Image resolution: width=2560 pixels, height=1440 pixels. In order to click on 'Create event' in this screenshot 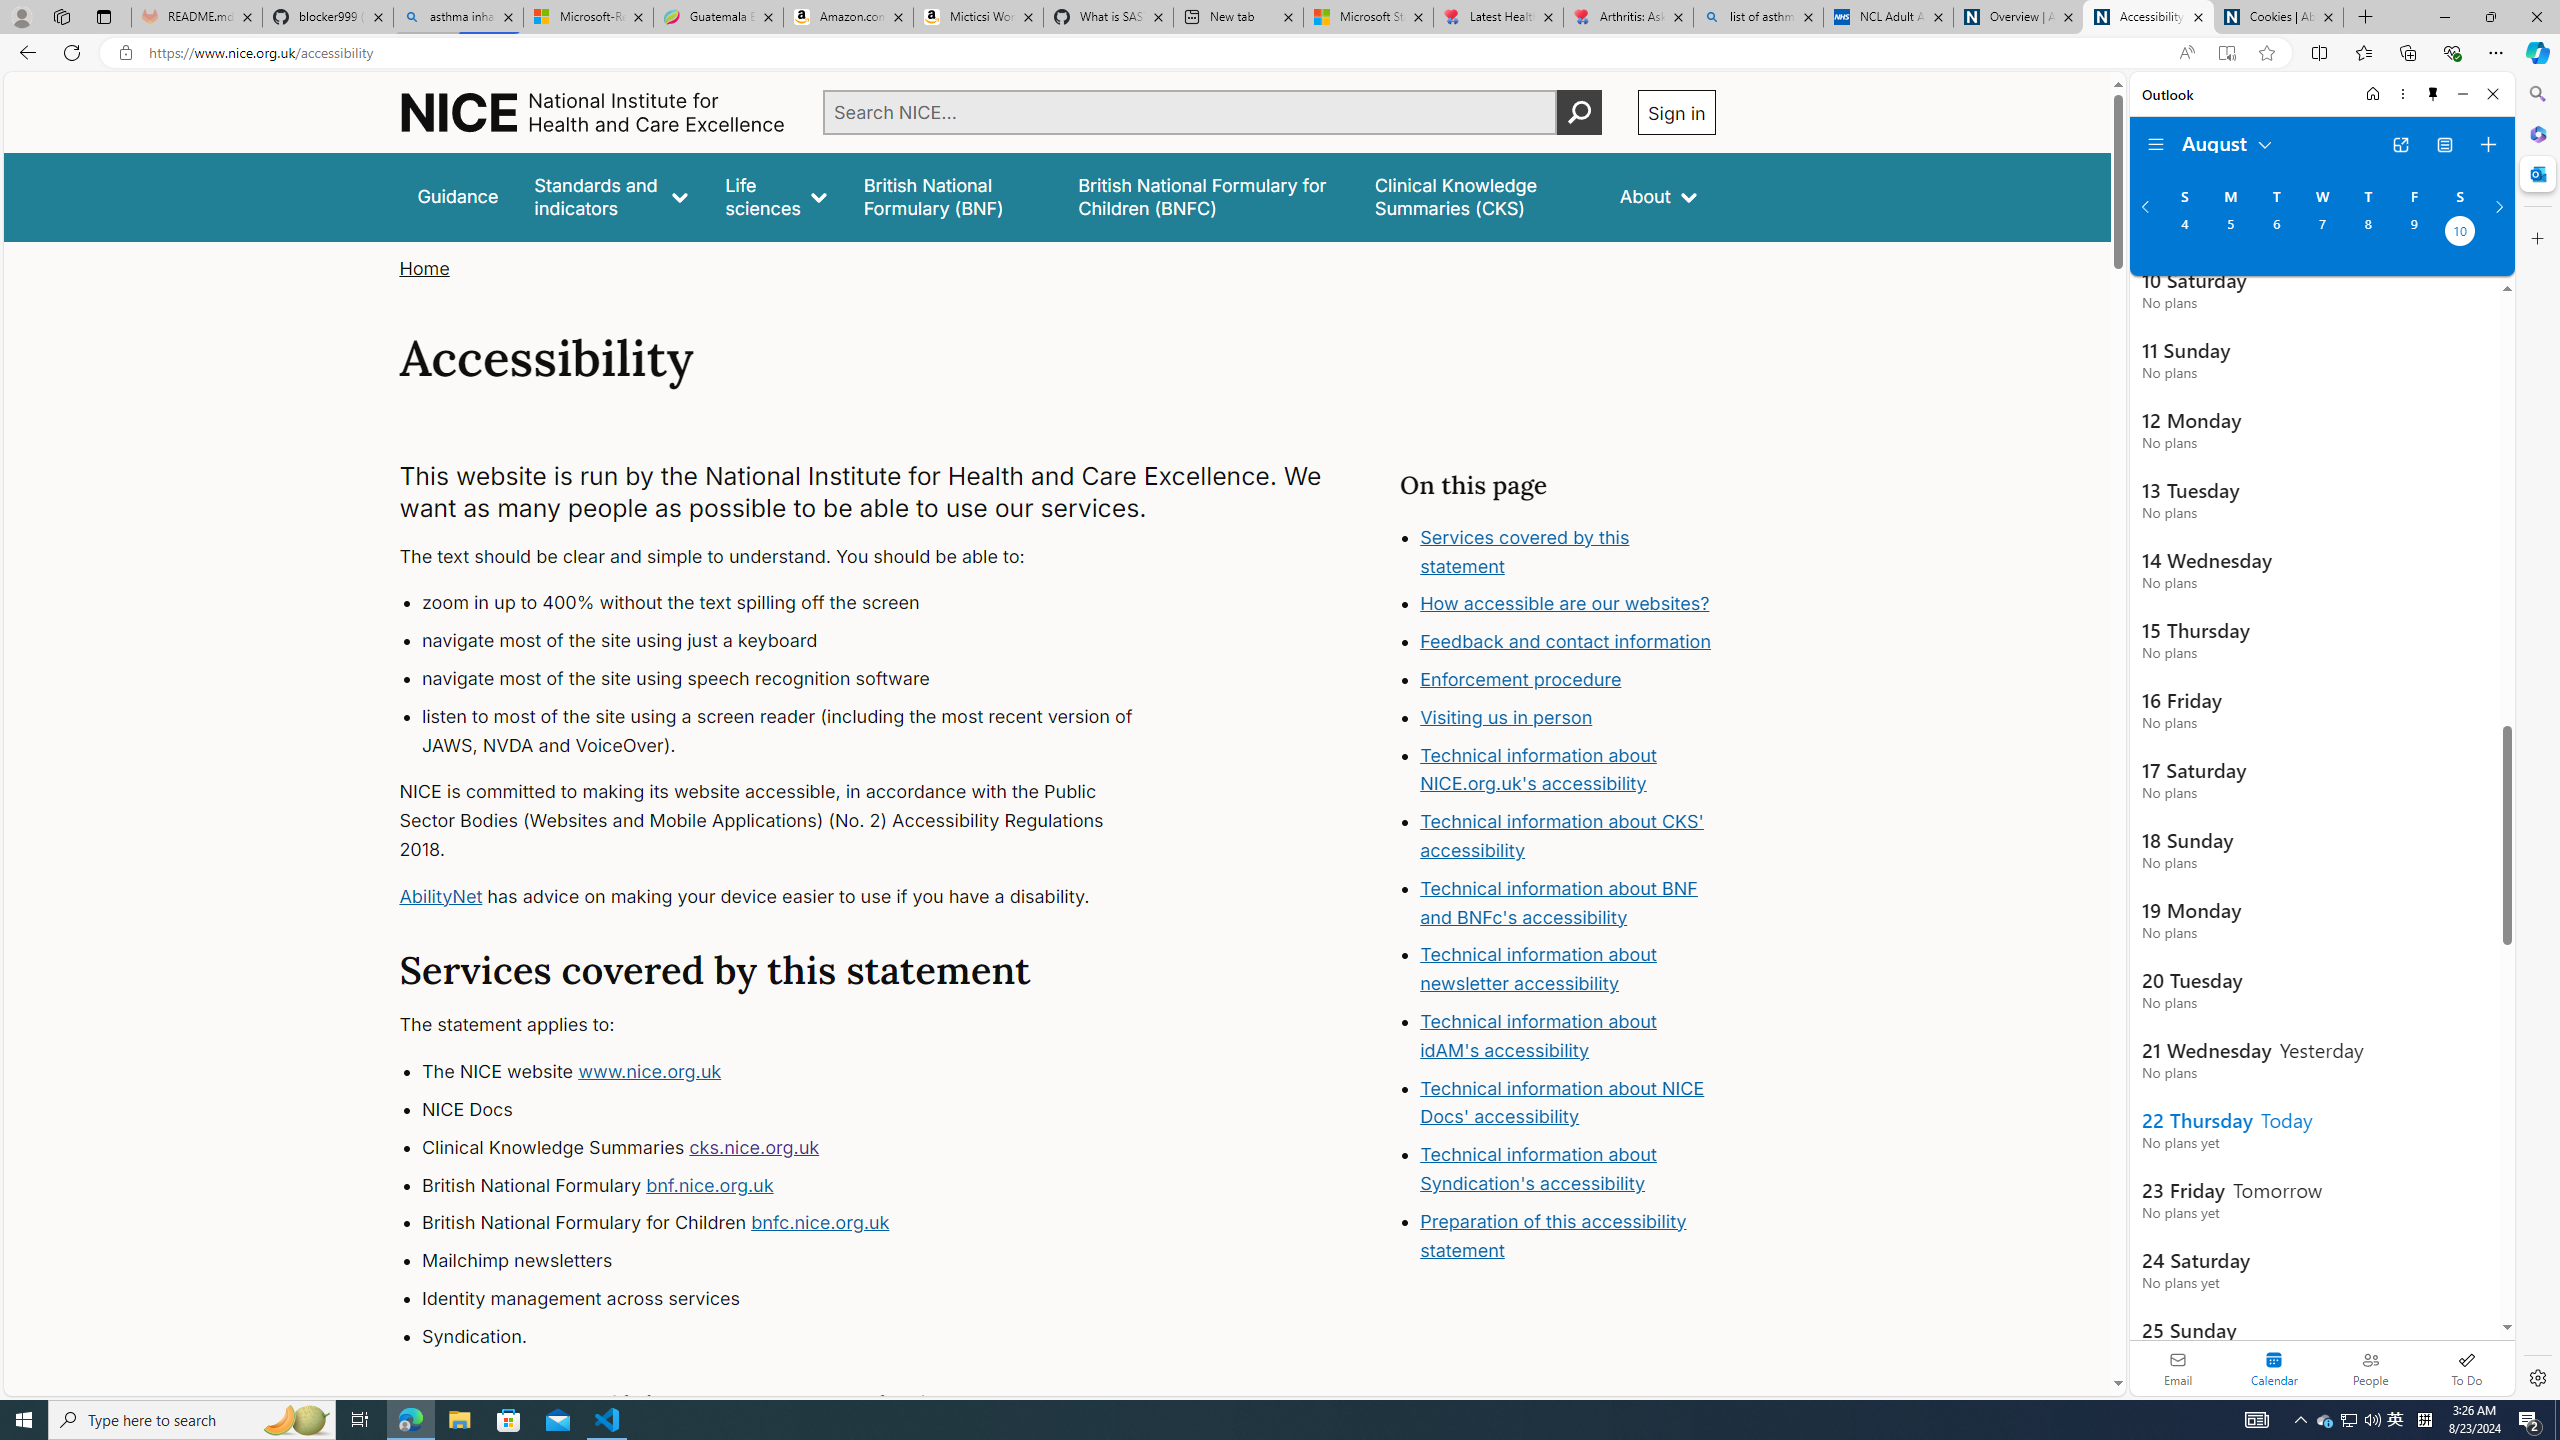, I will do `click(2487, 145)`.